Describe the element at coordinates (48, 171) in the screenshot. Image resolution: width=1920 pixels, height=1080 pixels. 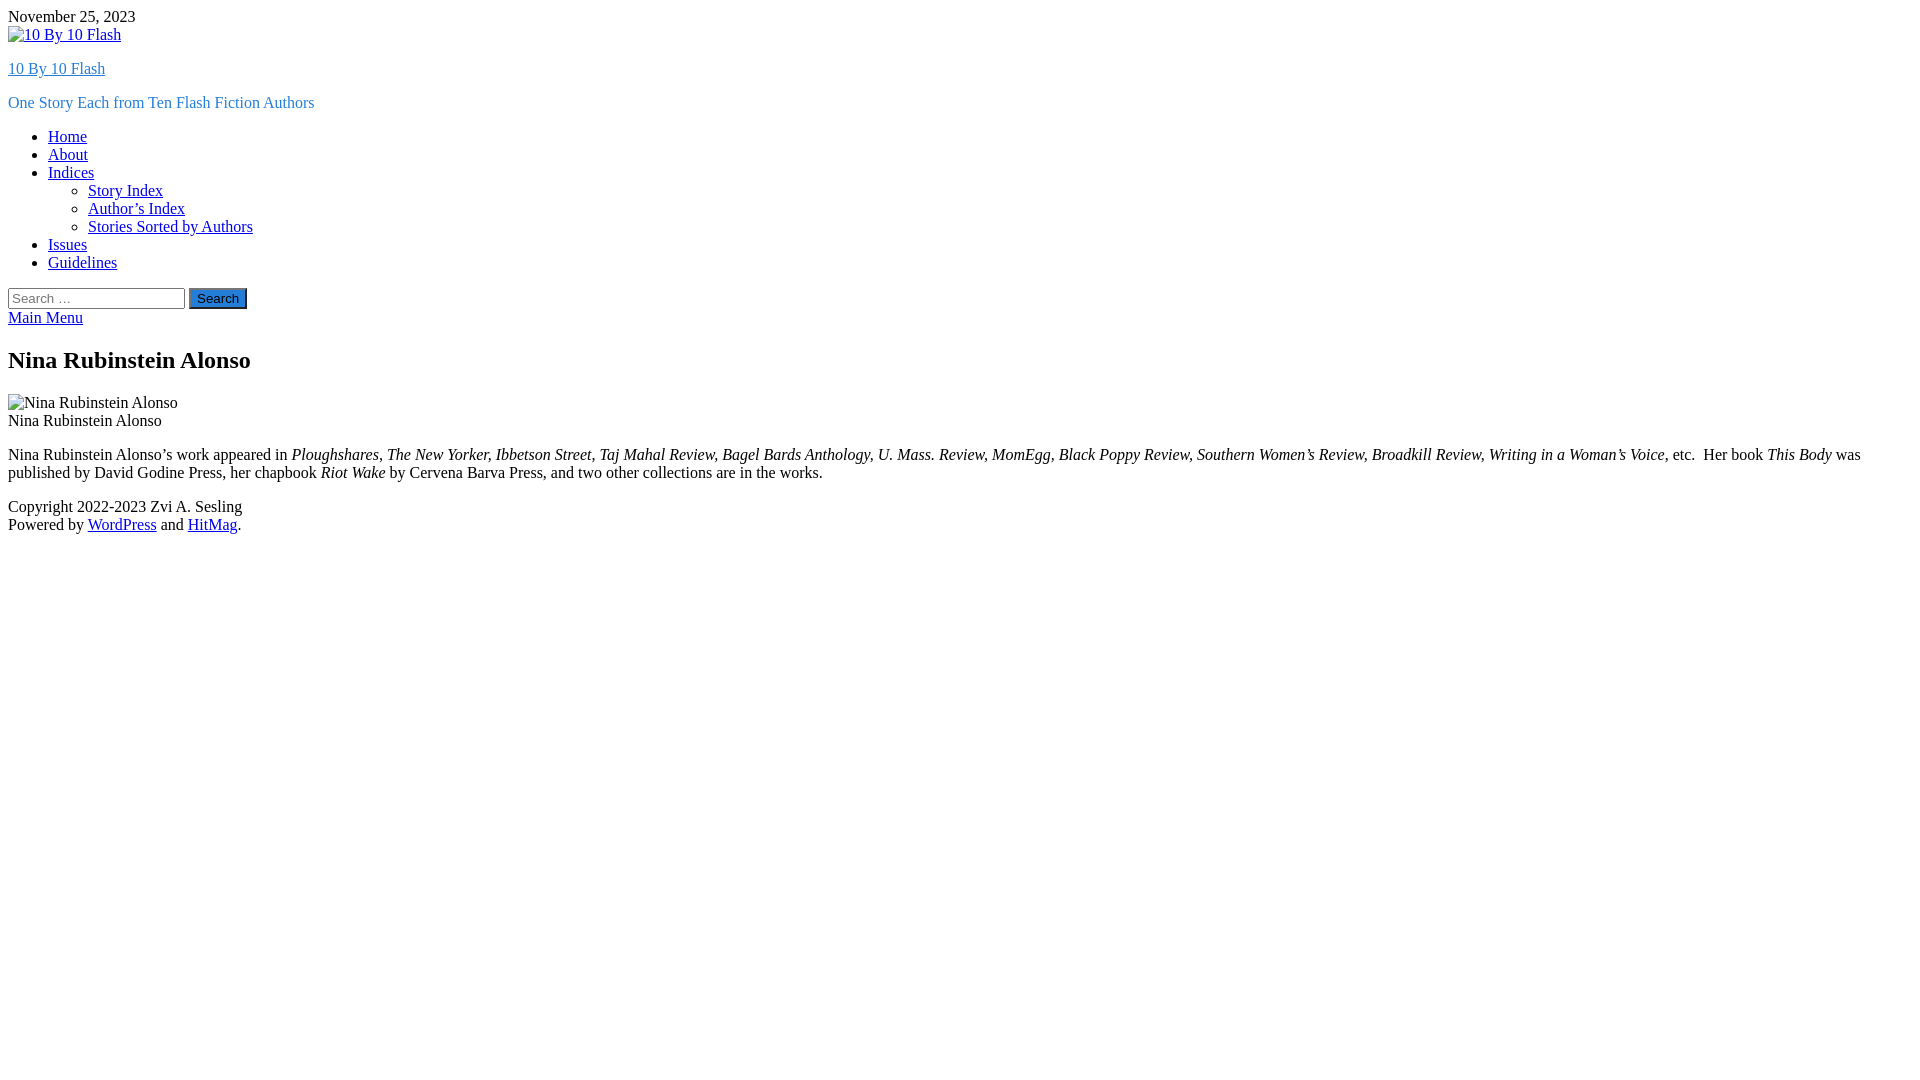
I see `'Indices'` at that location.